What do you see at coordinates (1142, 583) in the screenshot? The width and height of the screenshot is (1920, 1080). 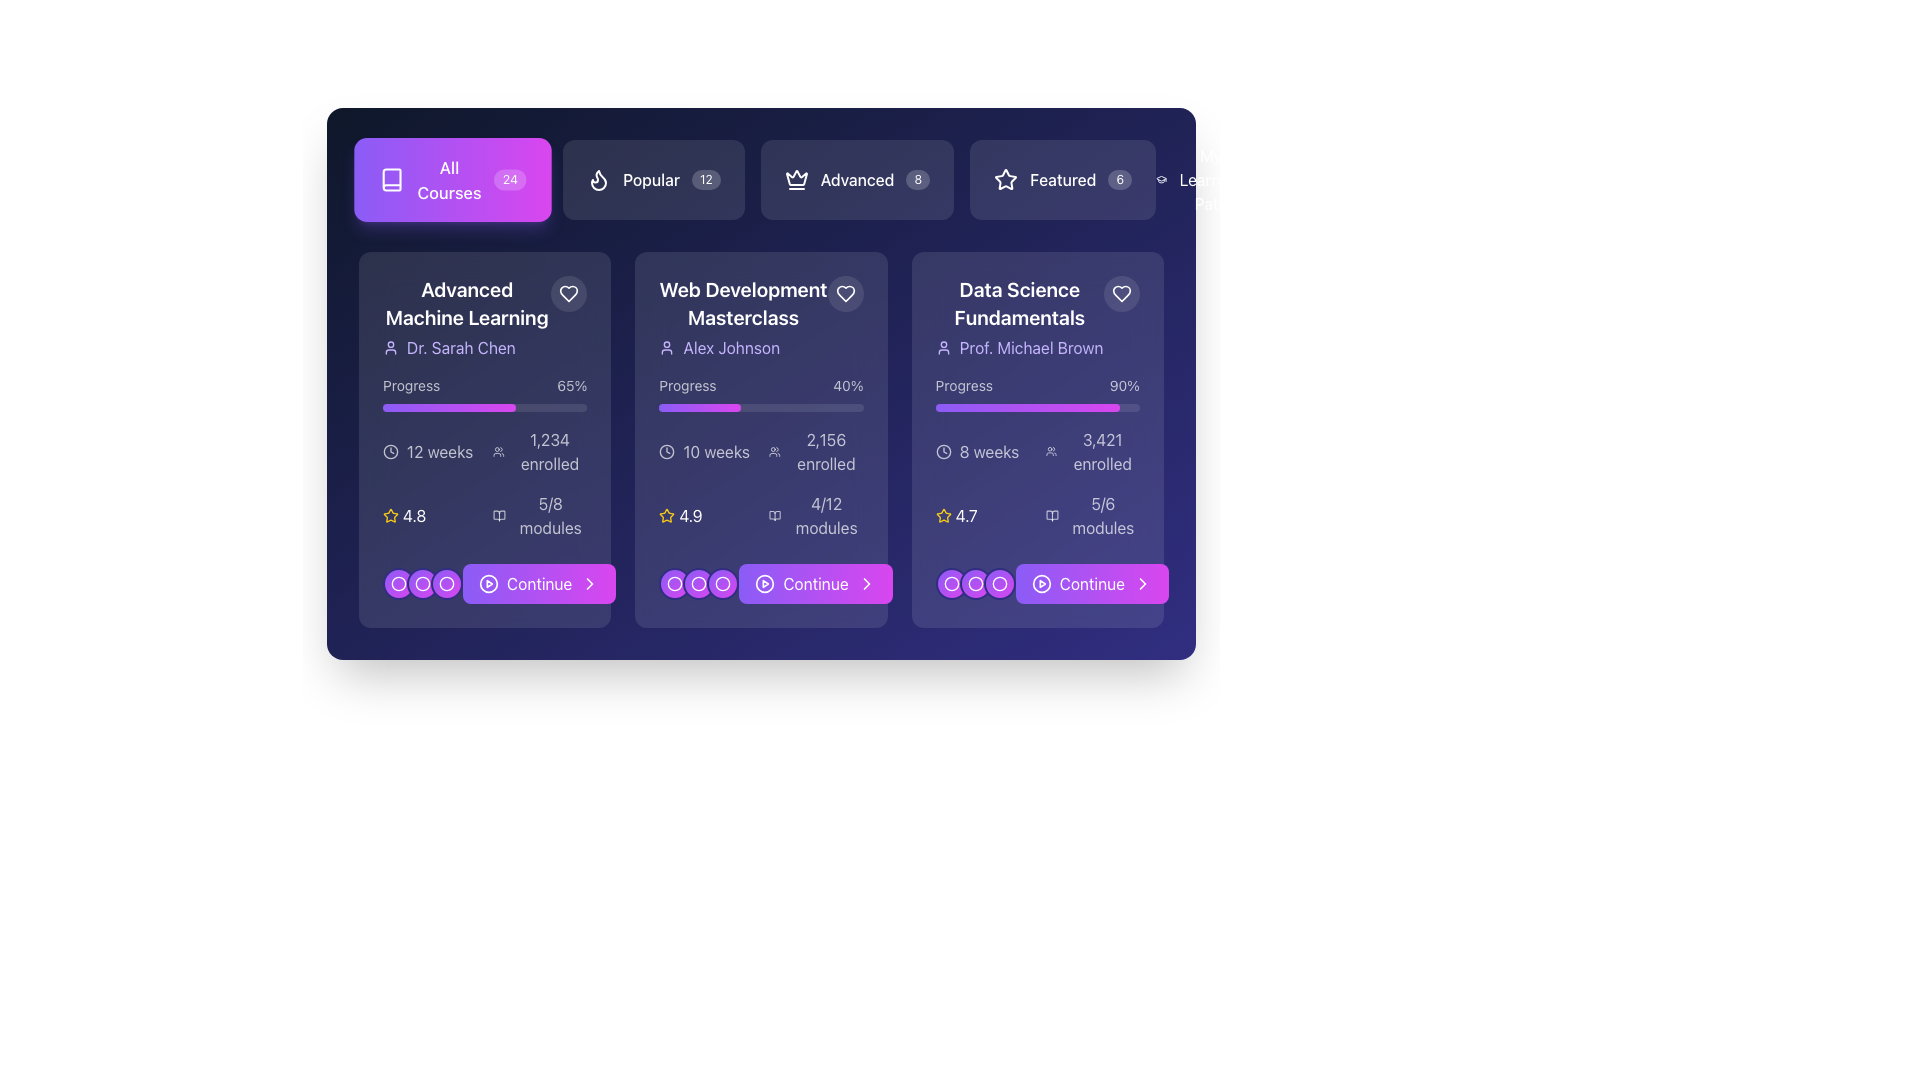 I see `the chevron icon located within the 'Continue' button of the third course card (Data Science Fundamentals)` at bounding box center [1142, 583].